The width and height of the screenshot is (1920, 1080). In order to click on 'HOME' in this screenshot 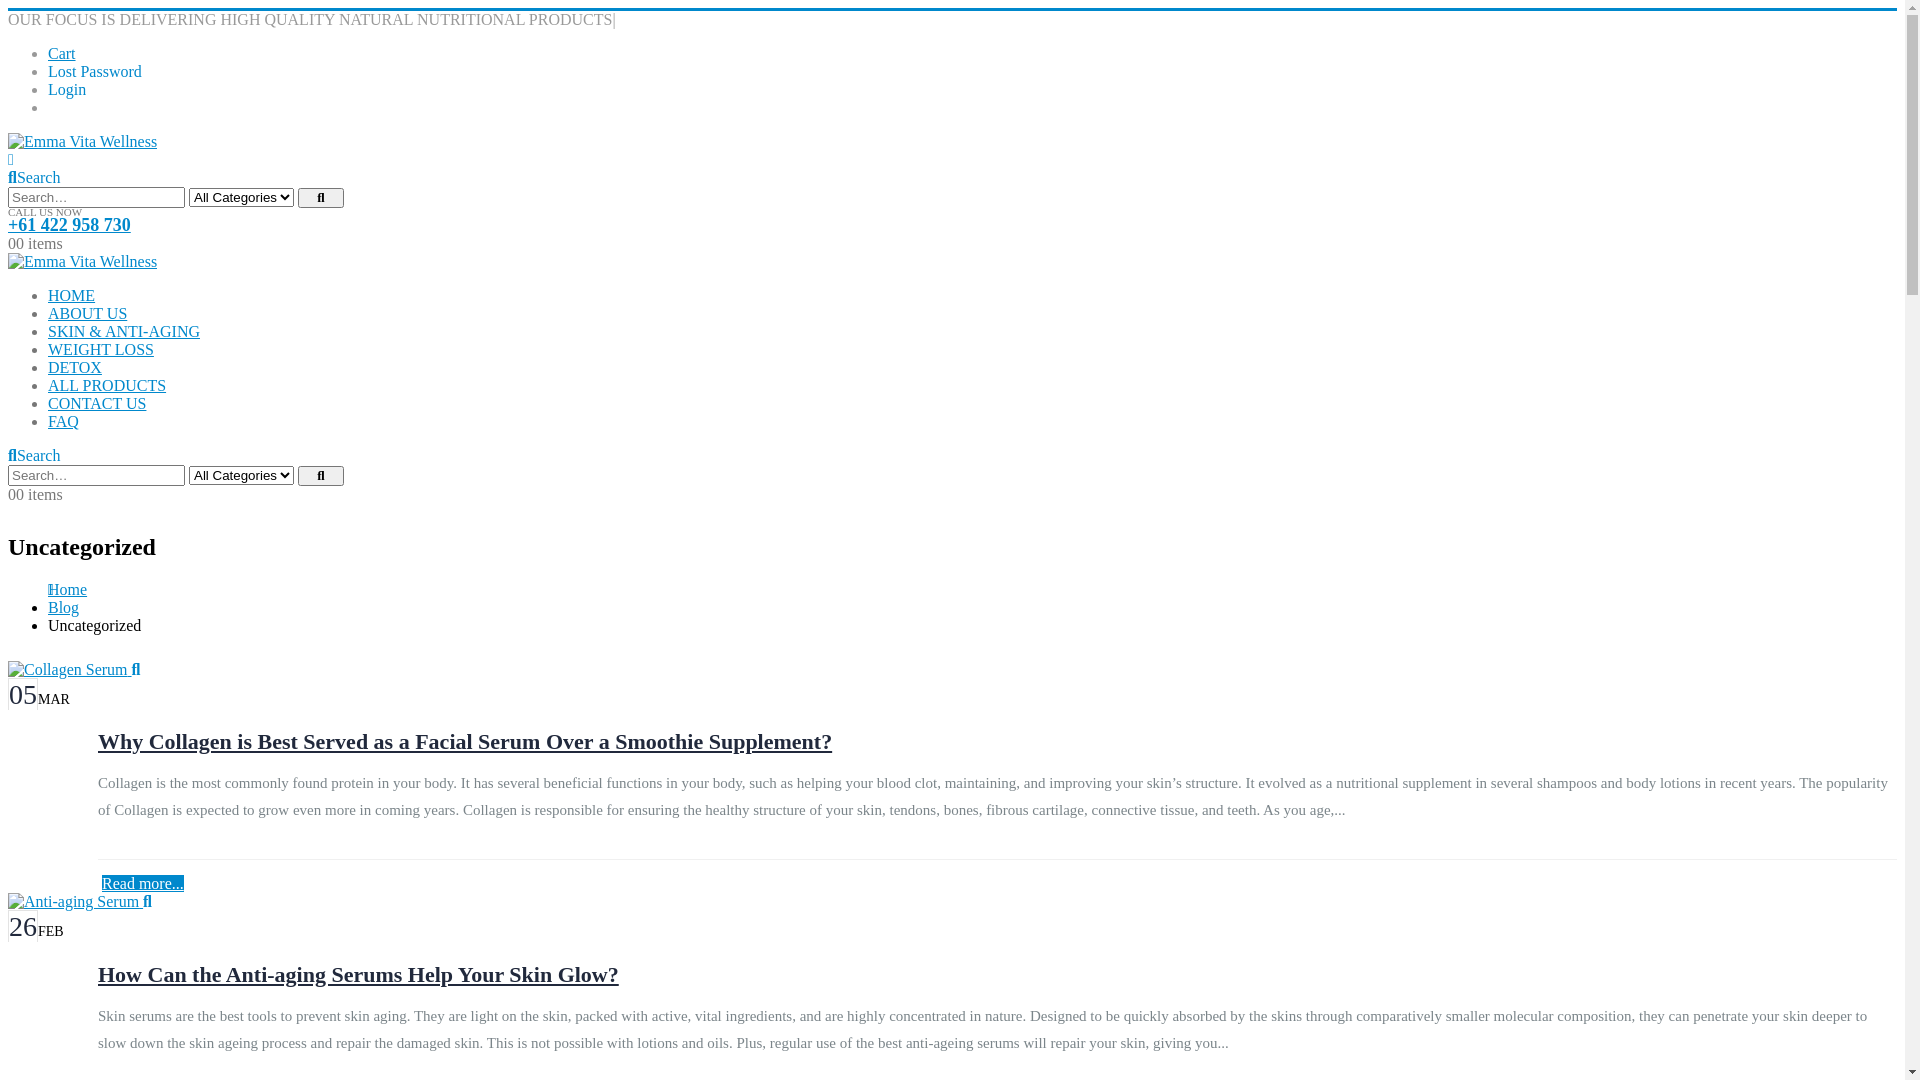, I will do `click(71, 295)`.